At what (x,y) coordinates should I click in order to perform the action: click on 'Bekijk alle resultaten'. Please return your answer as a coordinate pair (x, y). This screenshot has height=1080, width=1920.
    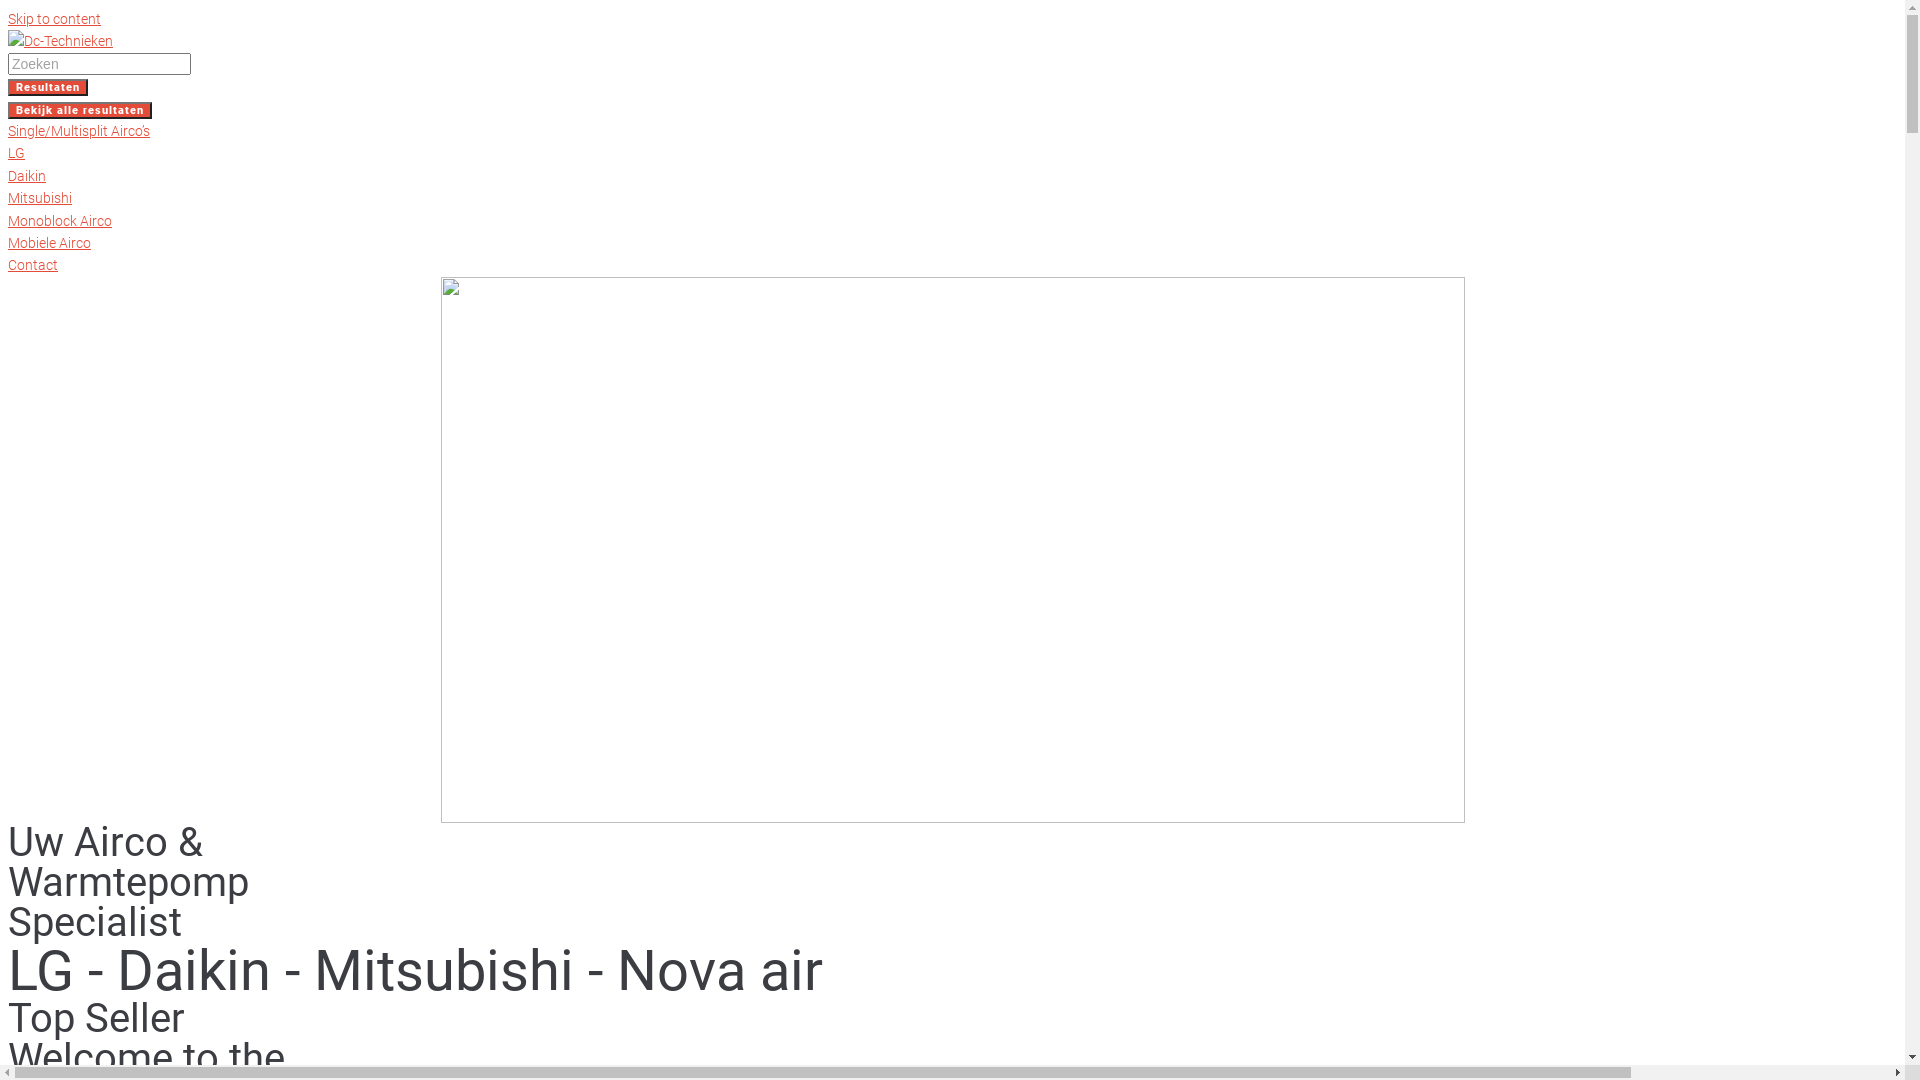
    Looking at the image, I should click on (80, 110).